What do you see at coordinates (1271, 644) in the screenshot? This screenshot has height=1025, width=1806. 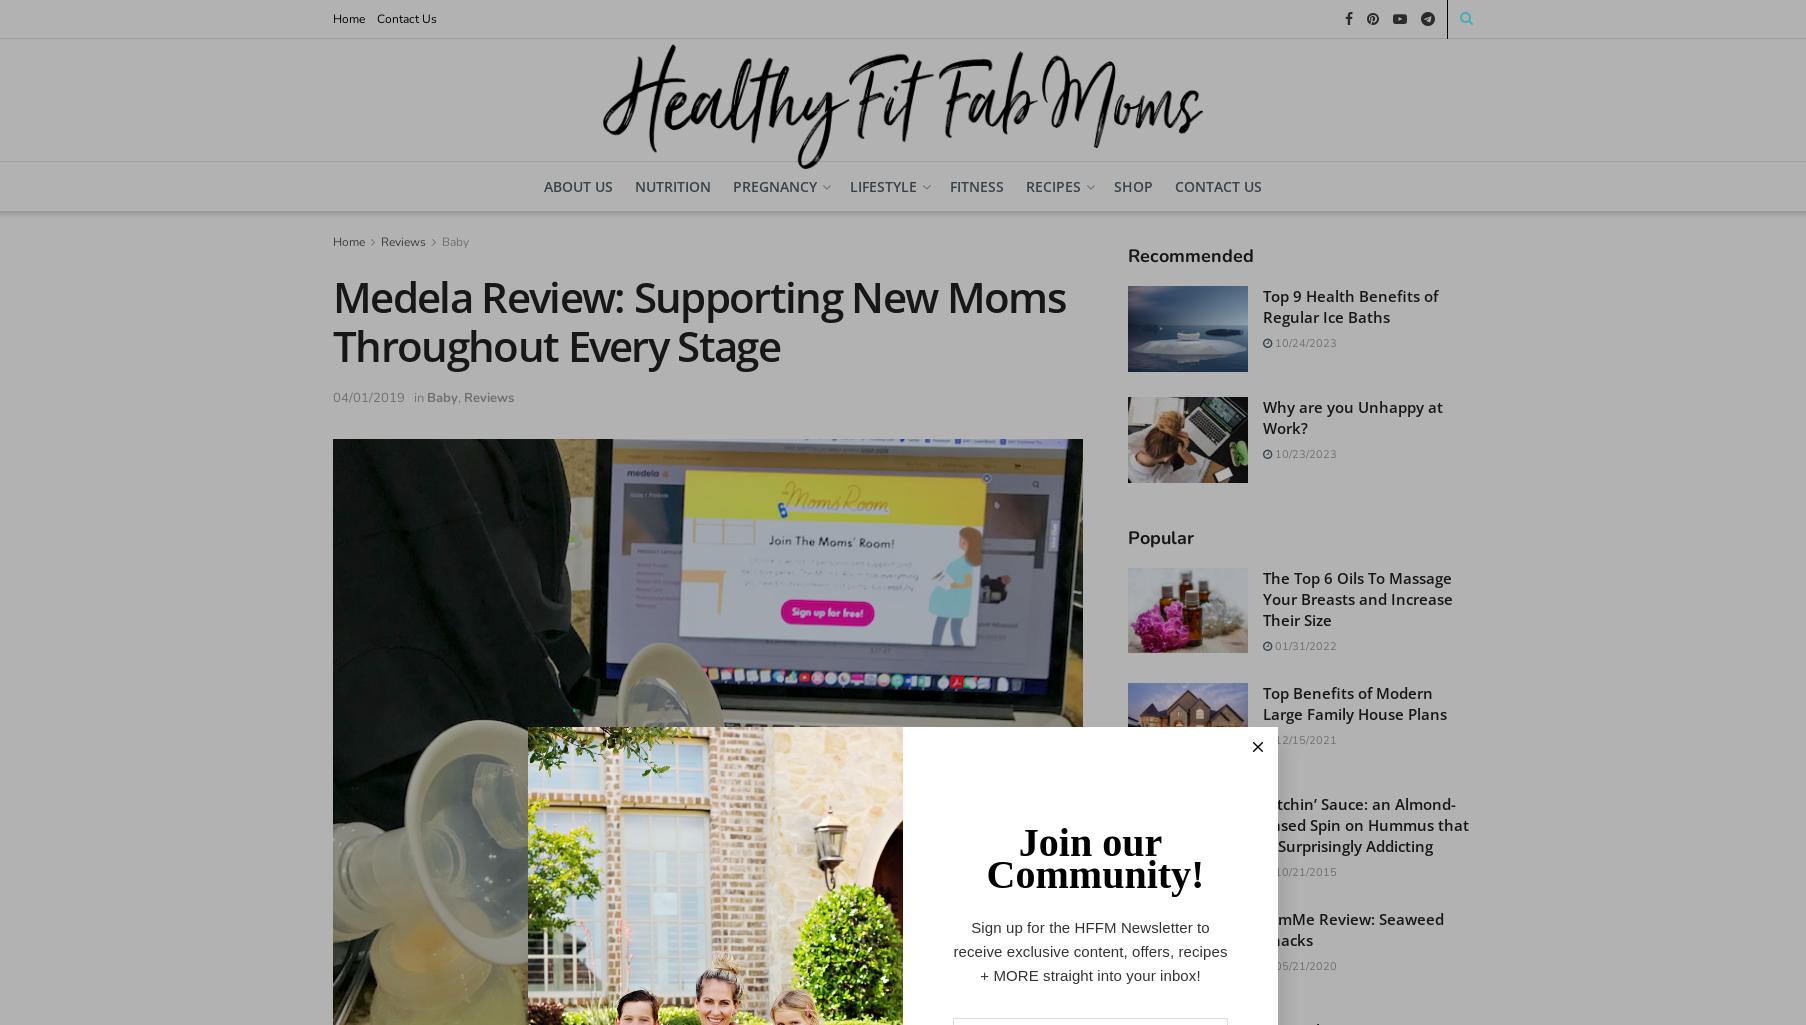 I see `'01/31/2022'` at bounding box center [1271, 644].